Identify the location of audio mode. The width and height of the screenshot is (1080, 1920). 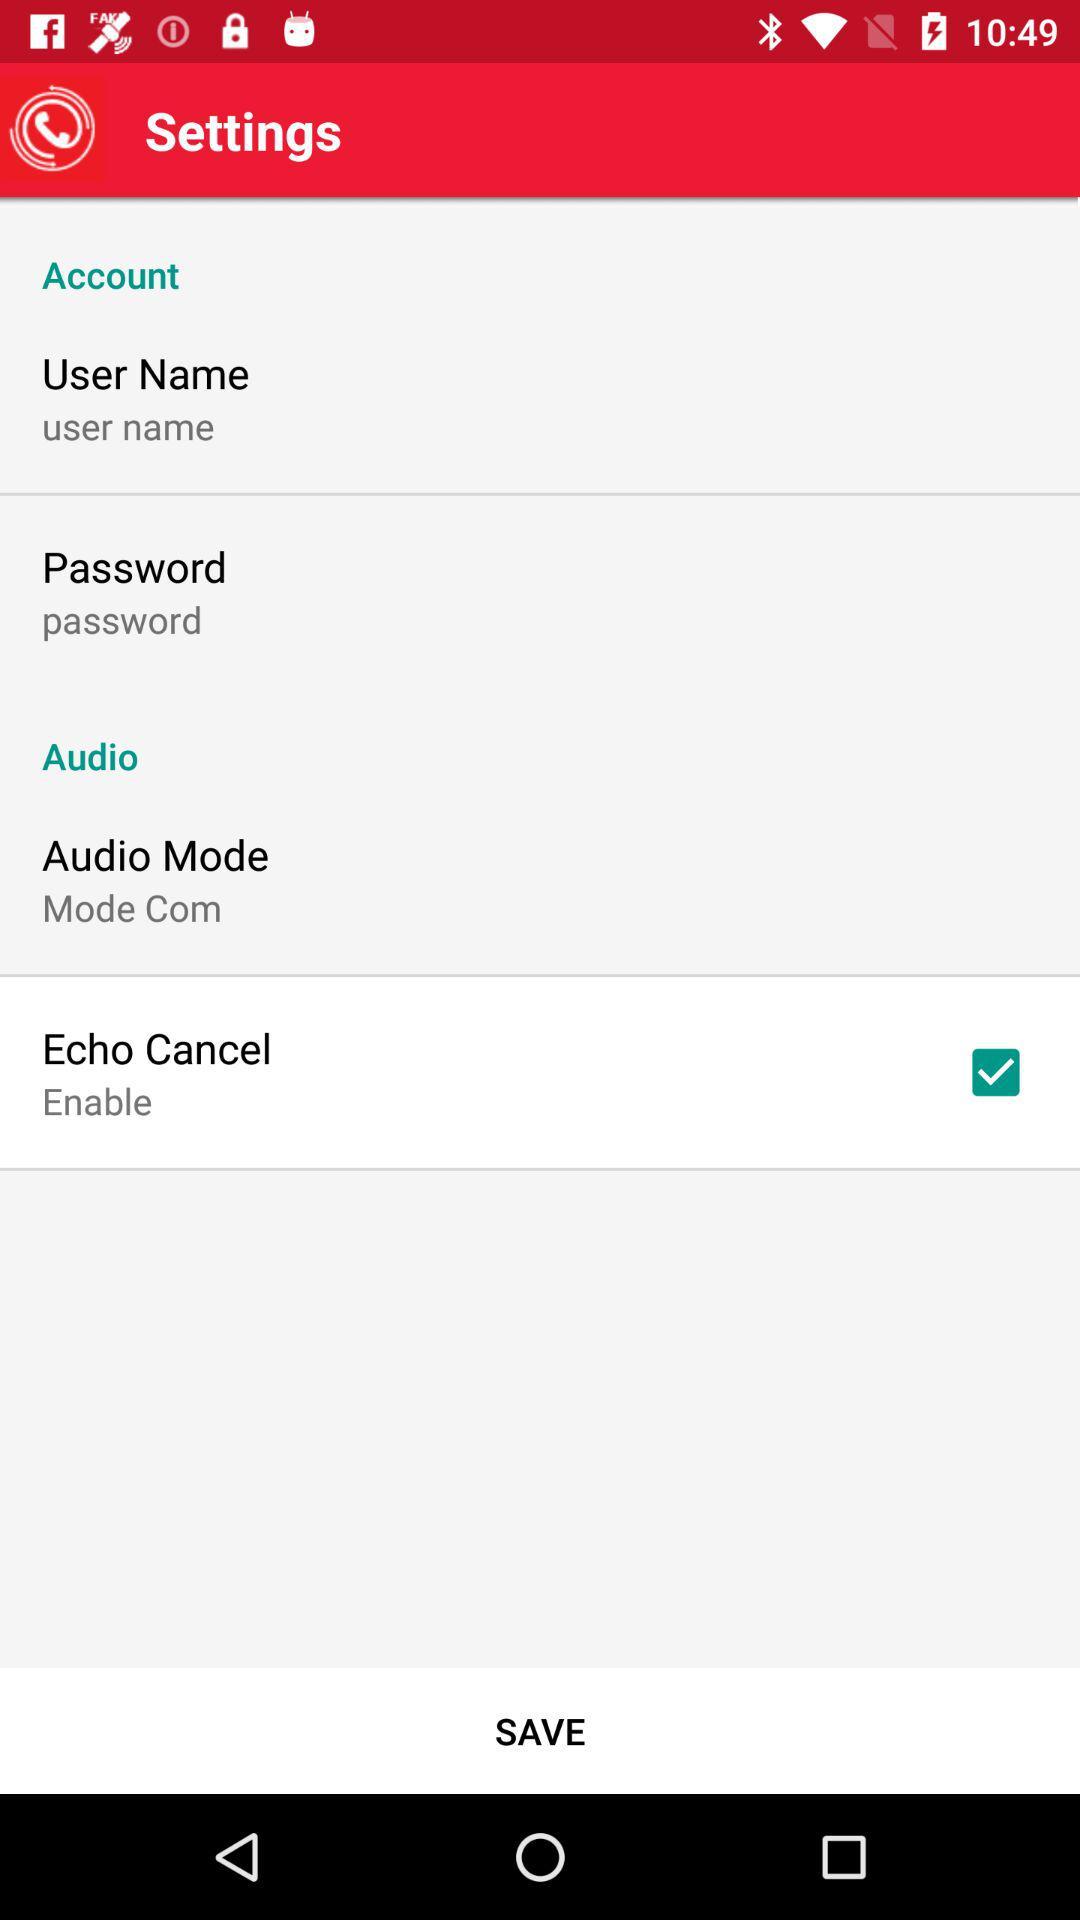
(154, 854).